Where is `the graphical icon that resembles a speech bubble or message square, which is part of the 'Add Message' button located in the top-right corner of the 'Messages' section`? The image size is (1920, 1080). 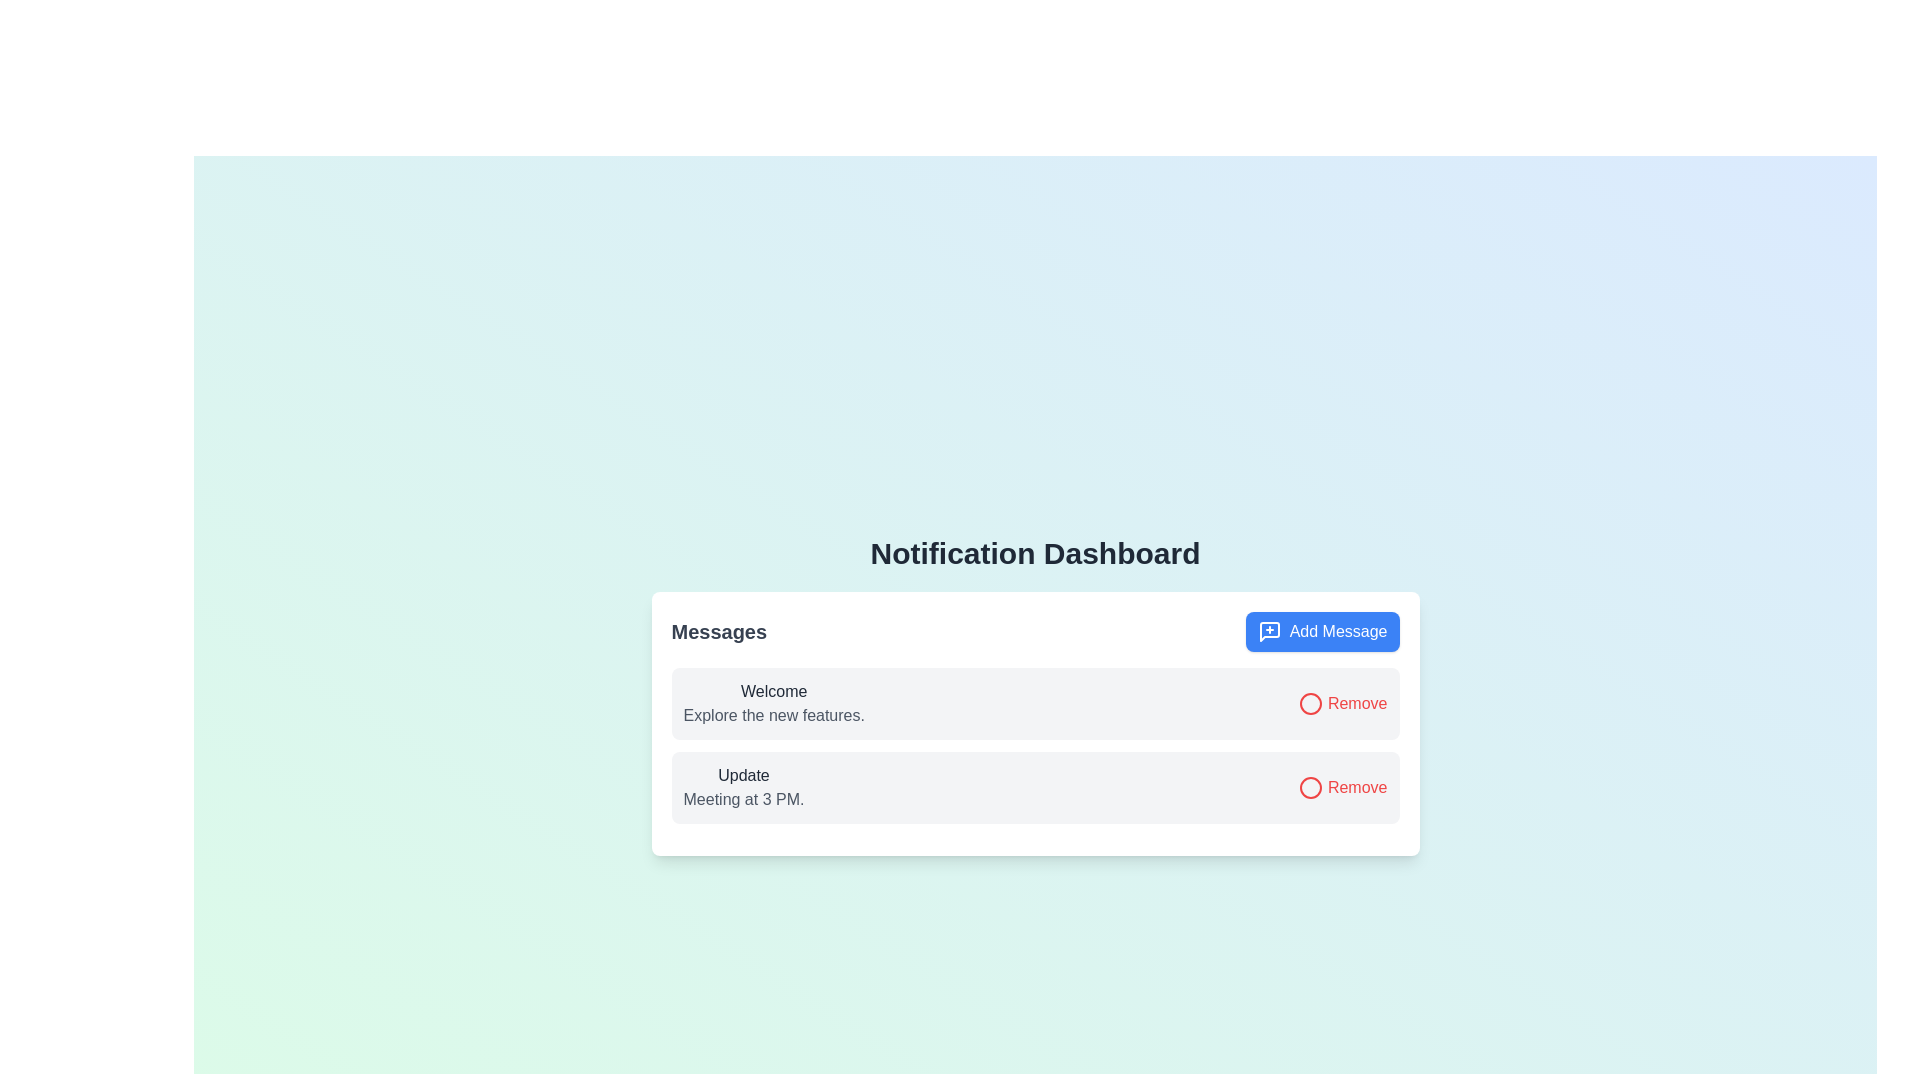
the graphical icon that resembles a speech bubble or message square, which is part of the 'Add Message' button located in the top-right corner of the 'Messages' section is located at coordinates (1268, 632).